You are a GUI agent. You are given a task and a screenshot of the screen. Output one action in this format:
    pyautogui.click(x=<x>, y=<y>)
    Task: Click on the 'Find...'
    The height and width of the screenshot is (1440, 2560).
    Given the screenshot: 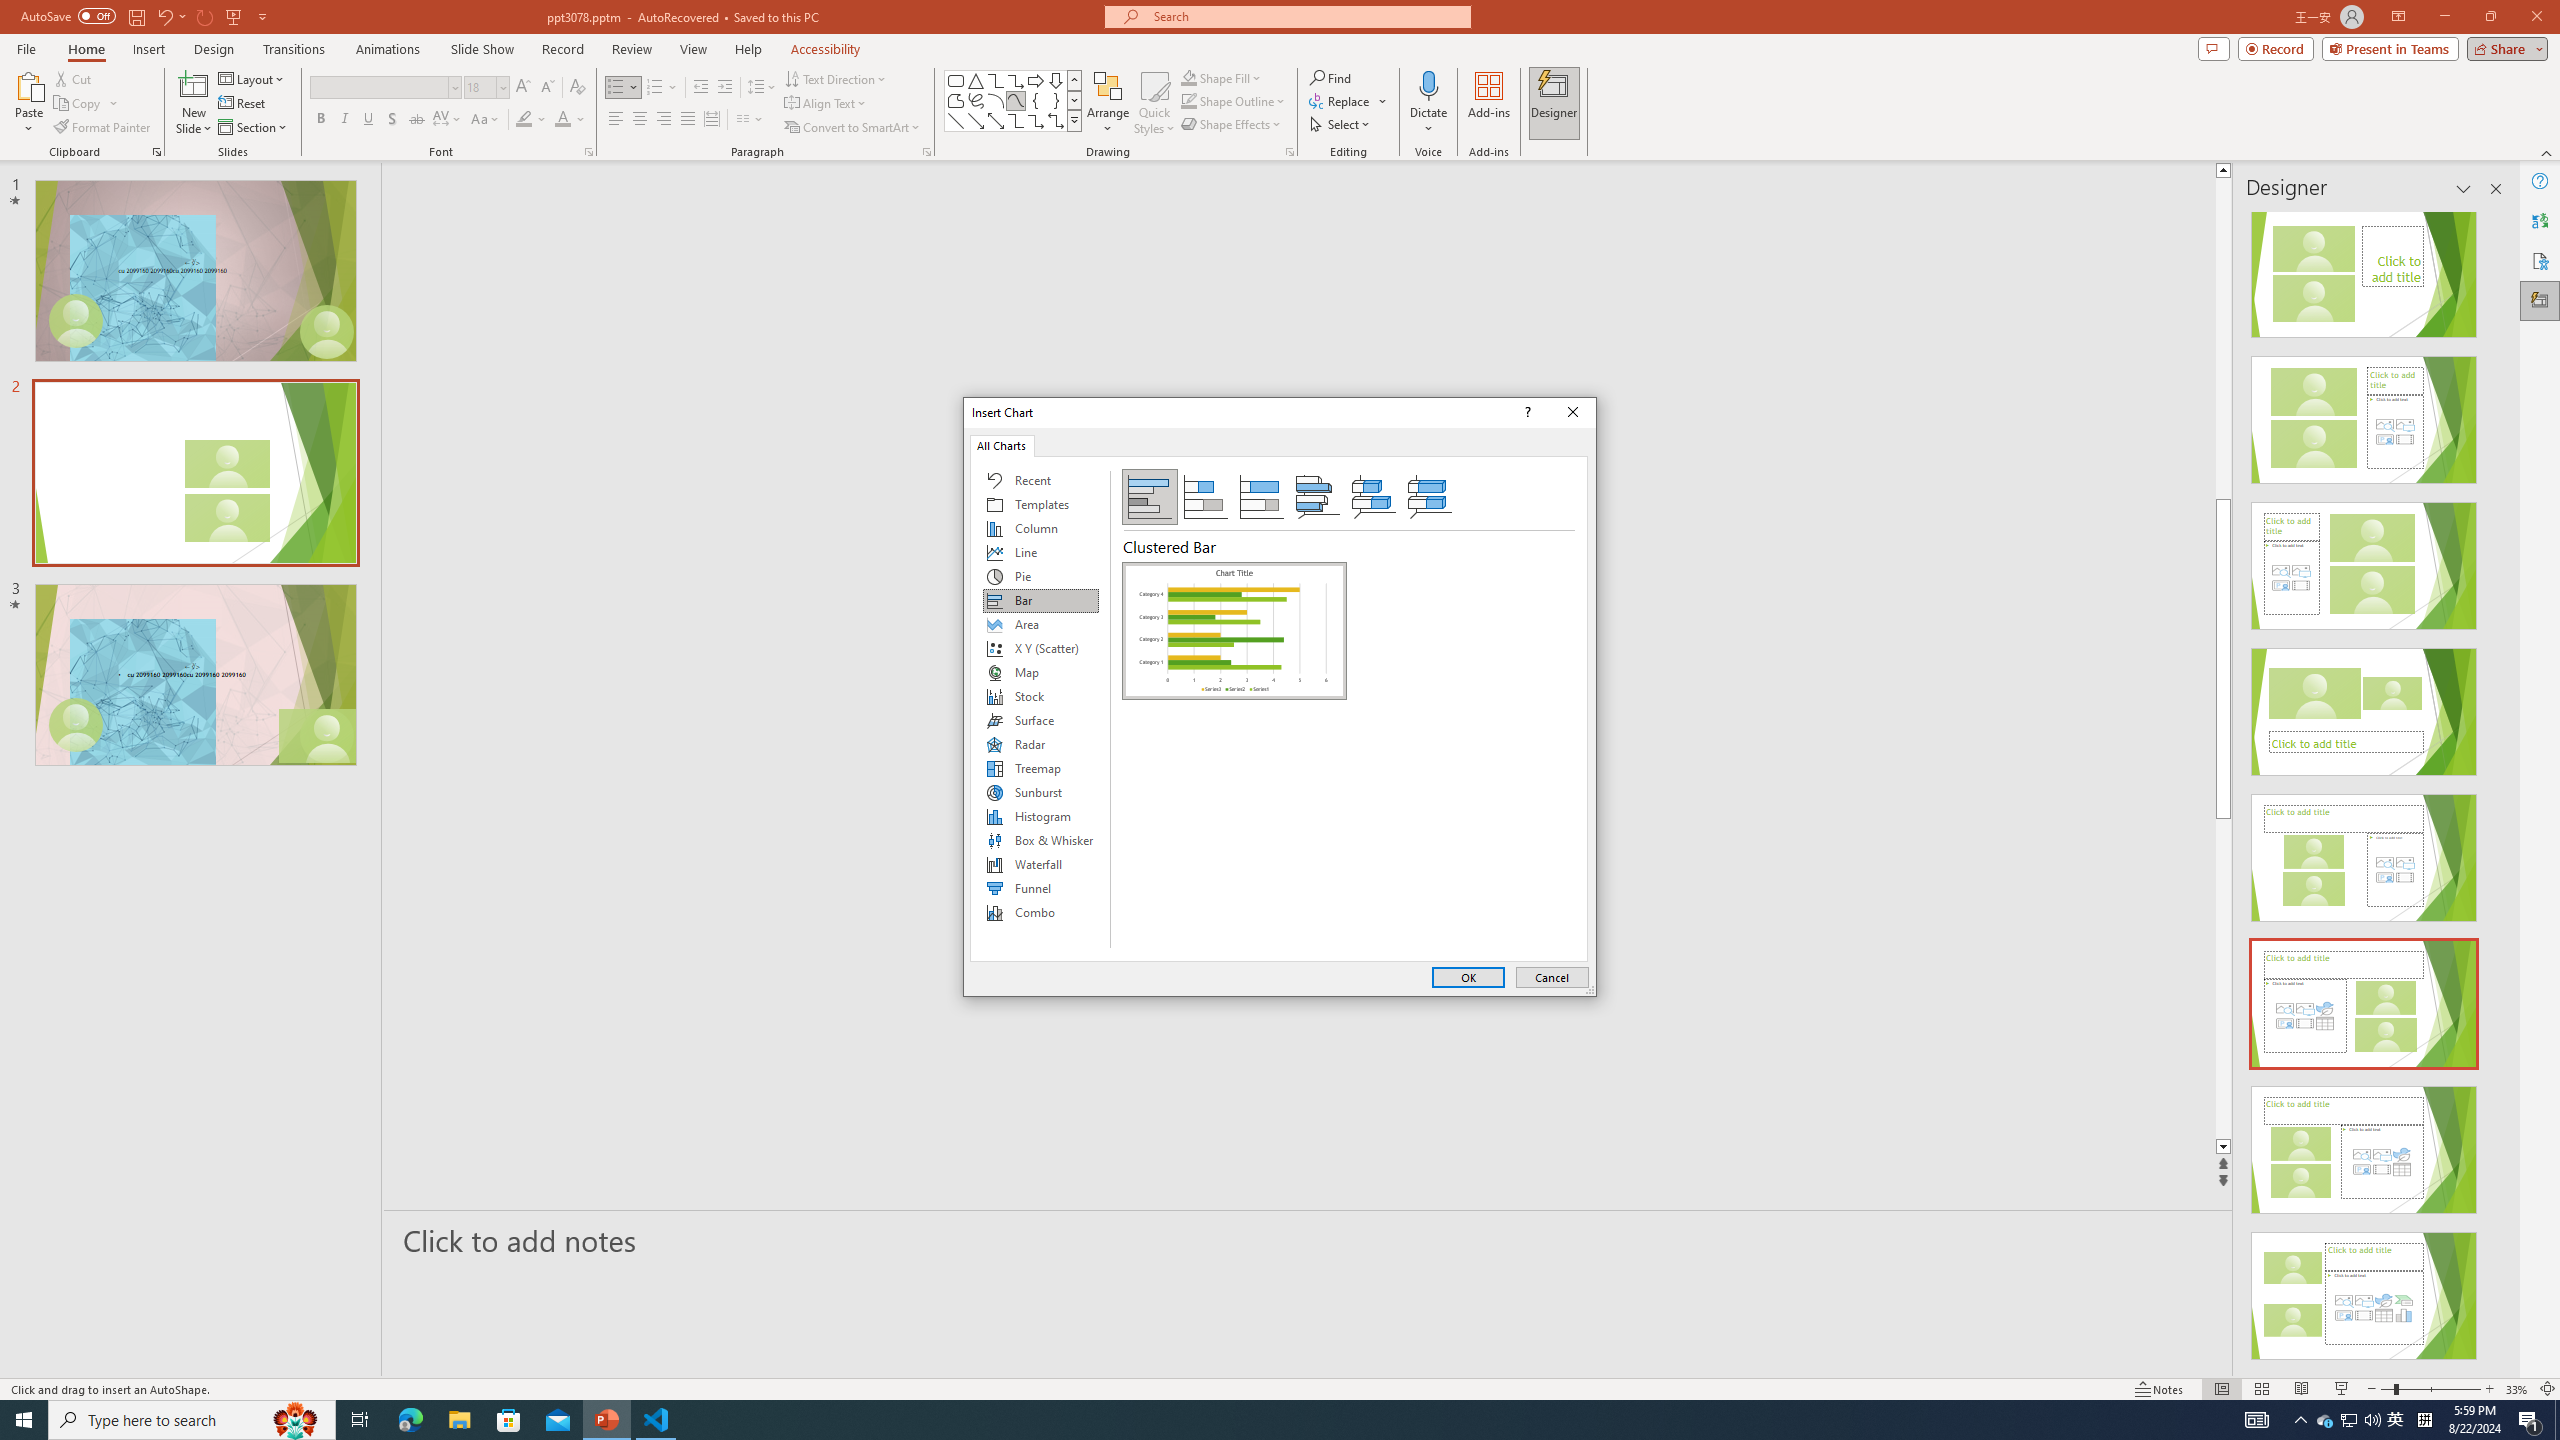 What is the action you would take?
    pyautogui.click(x=1330, y=77)
    